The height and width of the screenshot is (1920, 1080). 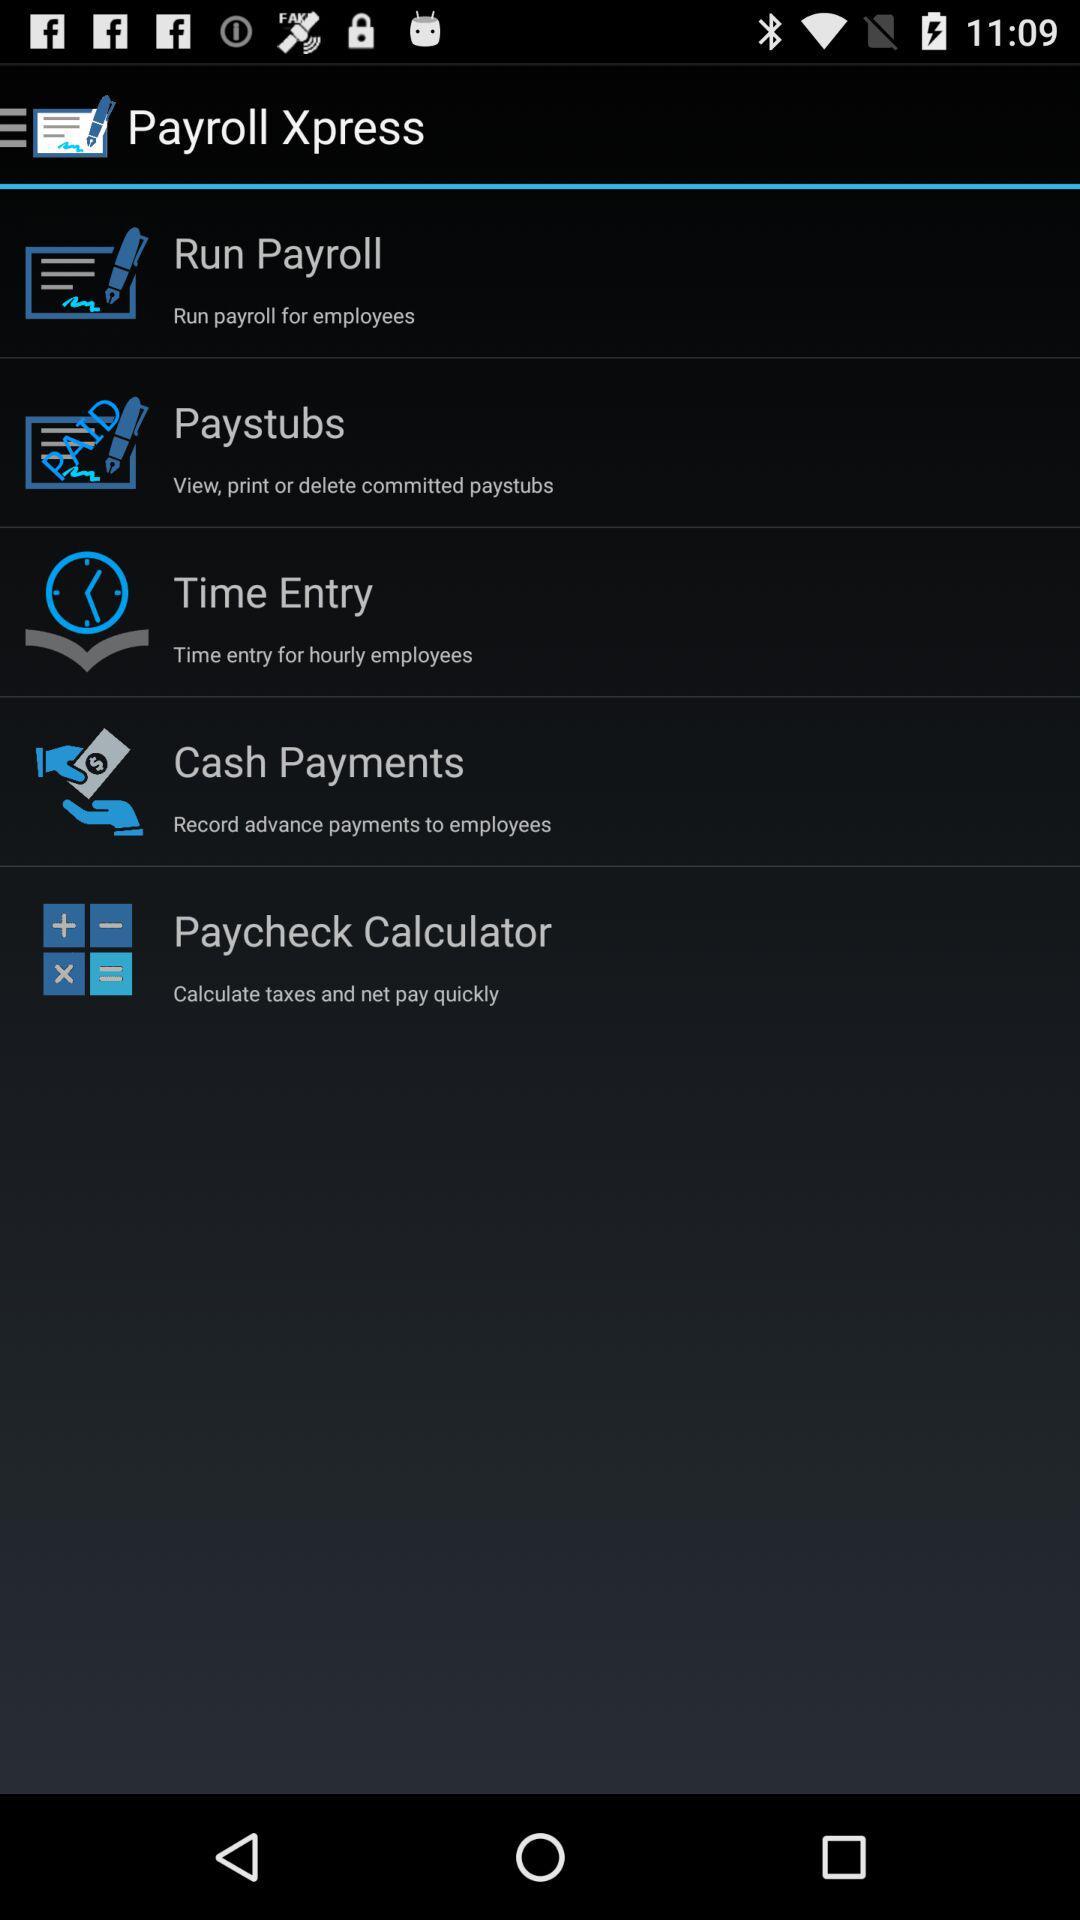 I want to click on icon below the cash payments, so click(x=362, y=823).